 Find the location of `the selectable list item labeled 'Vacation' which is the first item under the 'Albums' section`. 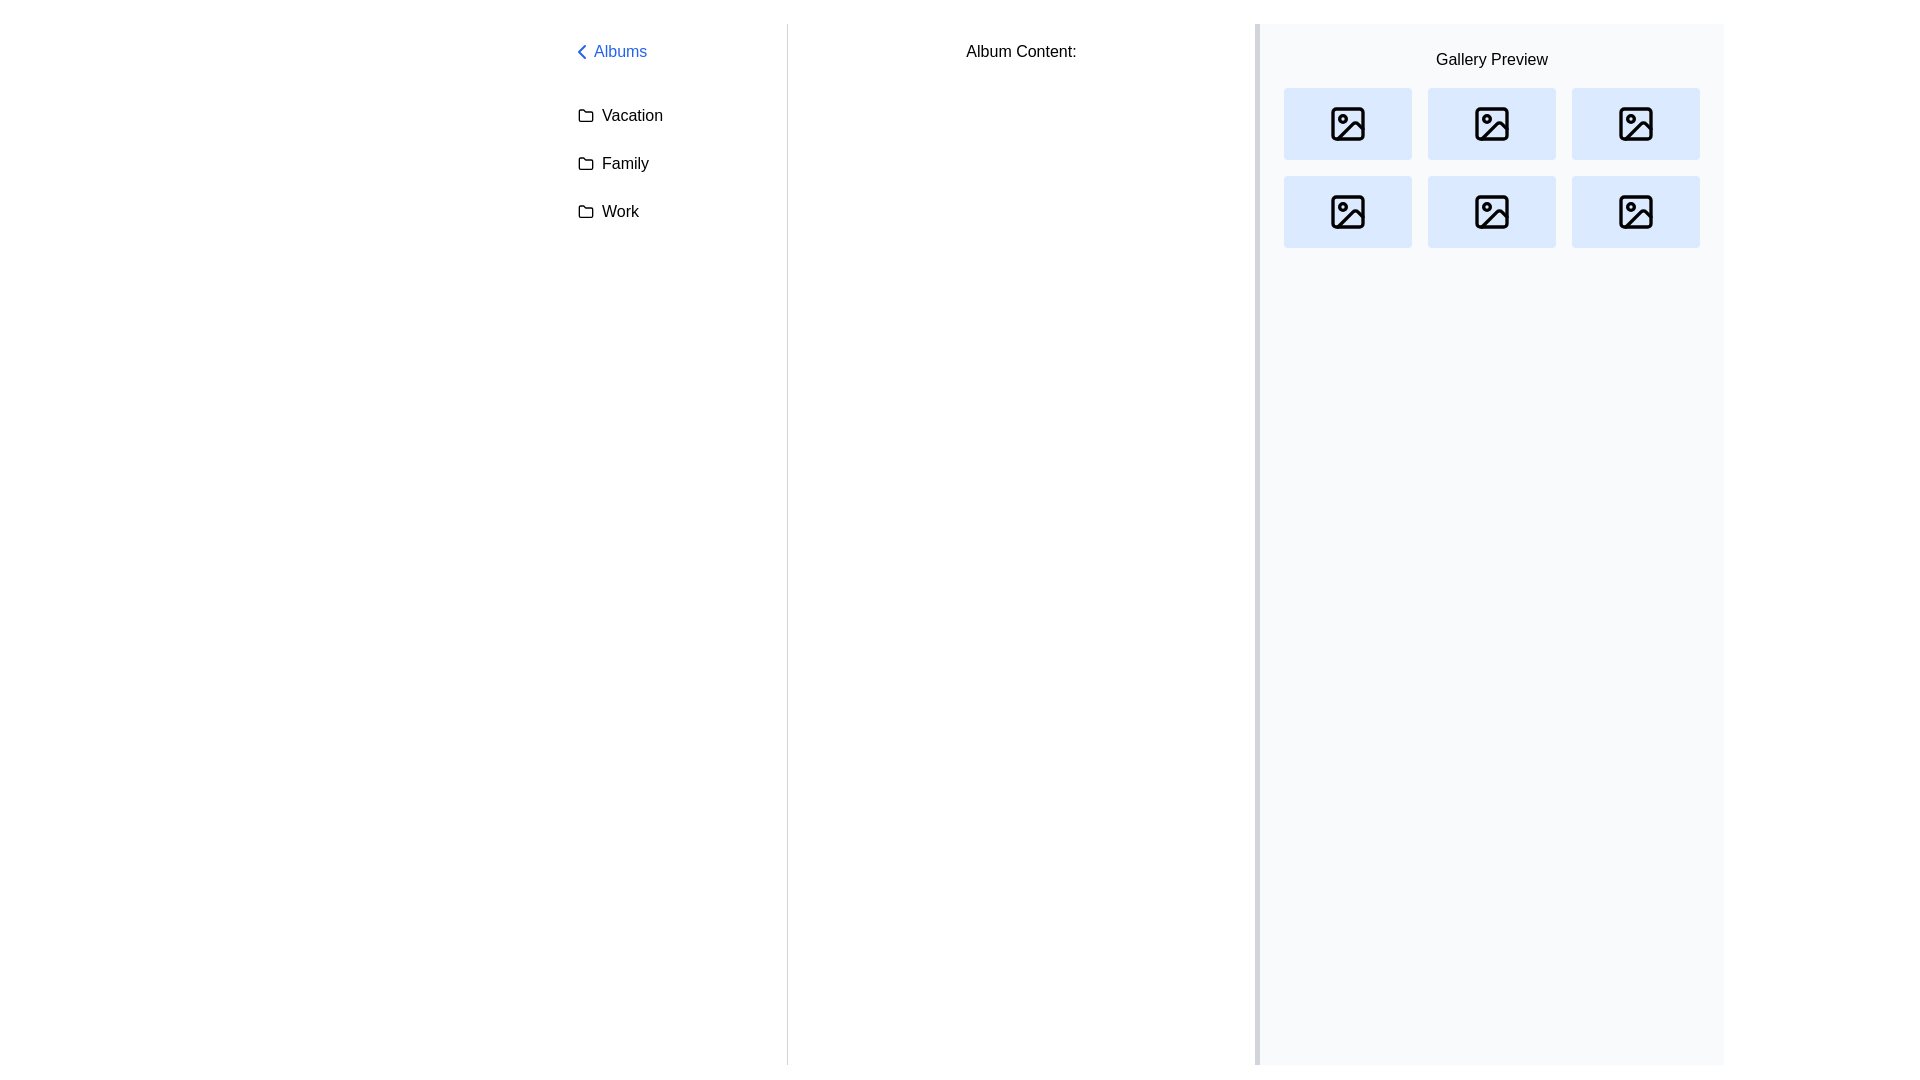

the selectable list item labeled 'Vacation' which is the first item under the 'Albums' section is located at coordinates (670, 115).